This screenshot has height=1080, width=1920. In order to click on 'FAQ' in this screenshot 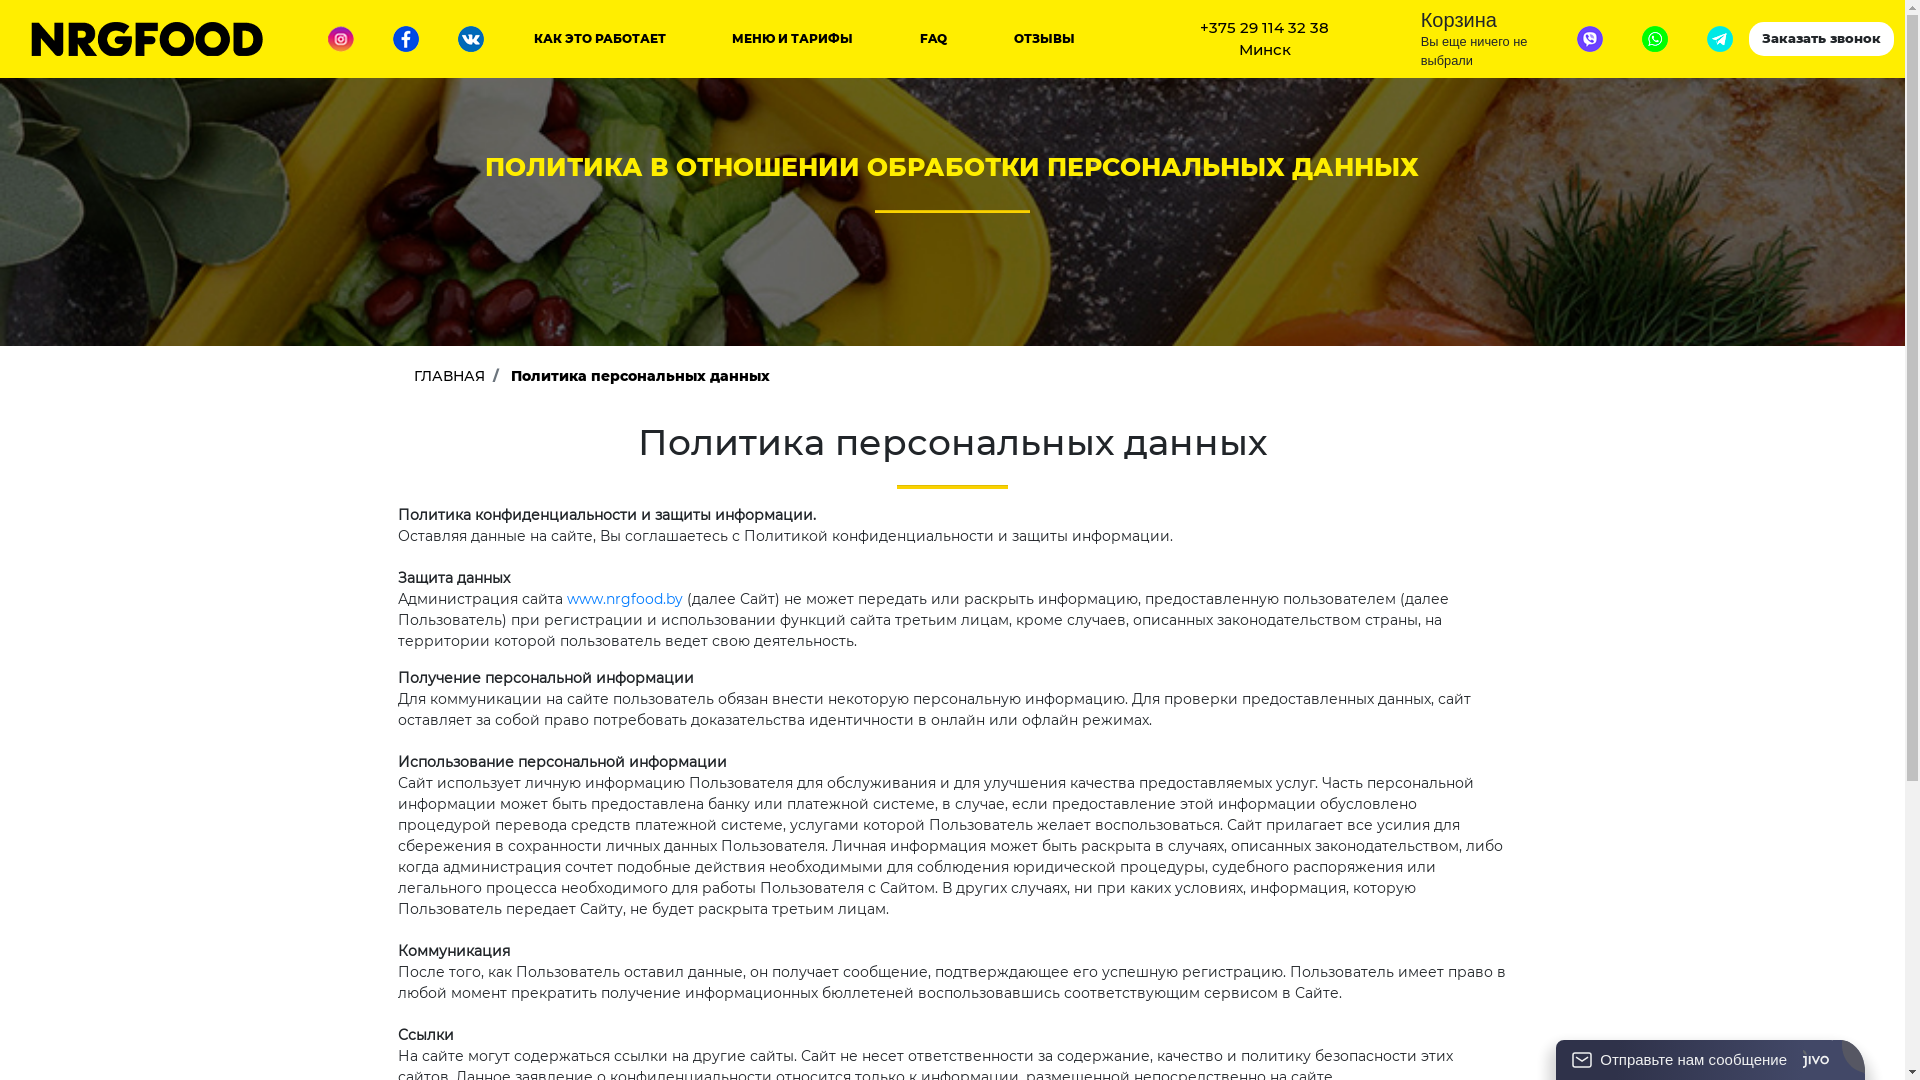, I will do `click(932, 38)`.